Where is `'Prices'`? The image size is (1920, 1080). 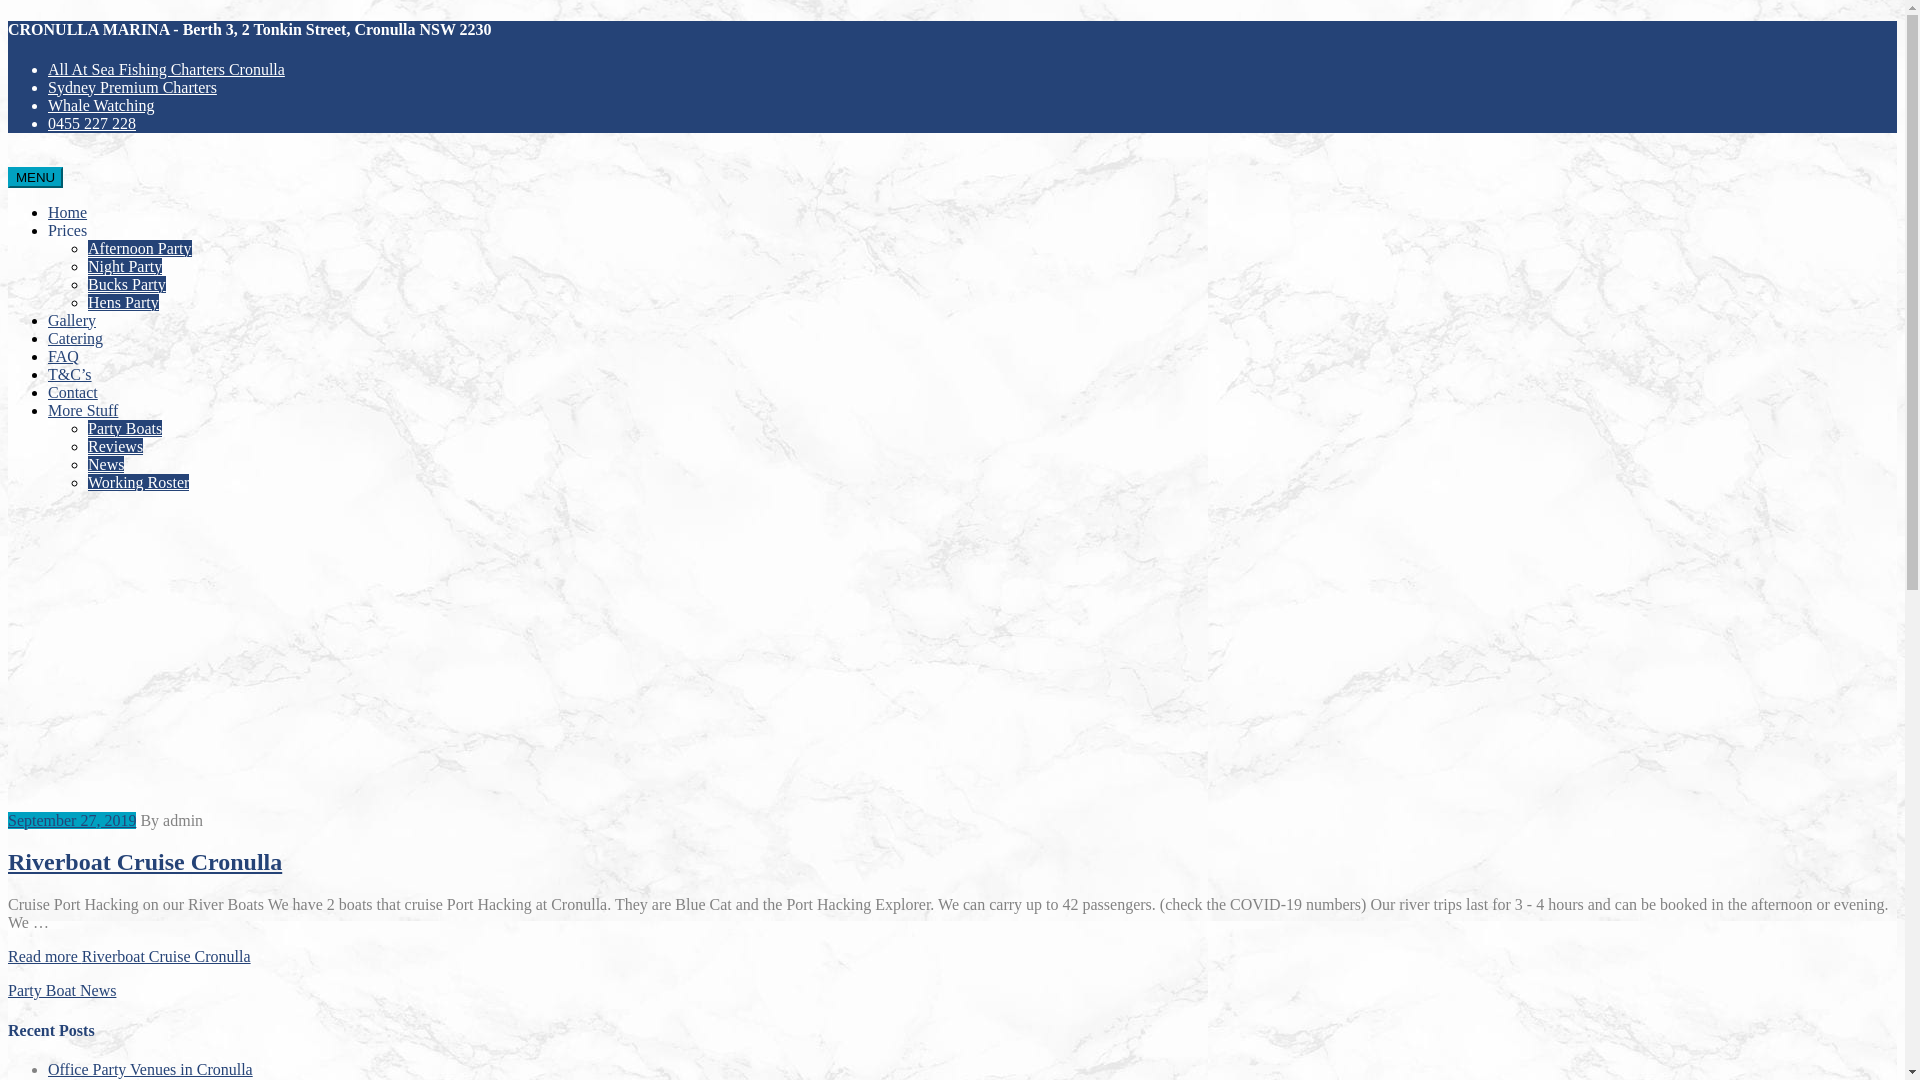 'Prices' is located at coordinates (67, 229).